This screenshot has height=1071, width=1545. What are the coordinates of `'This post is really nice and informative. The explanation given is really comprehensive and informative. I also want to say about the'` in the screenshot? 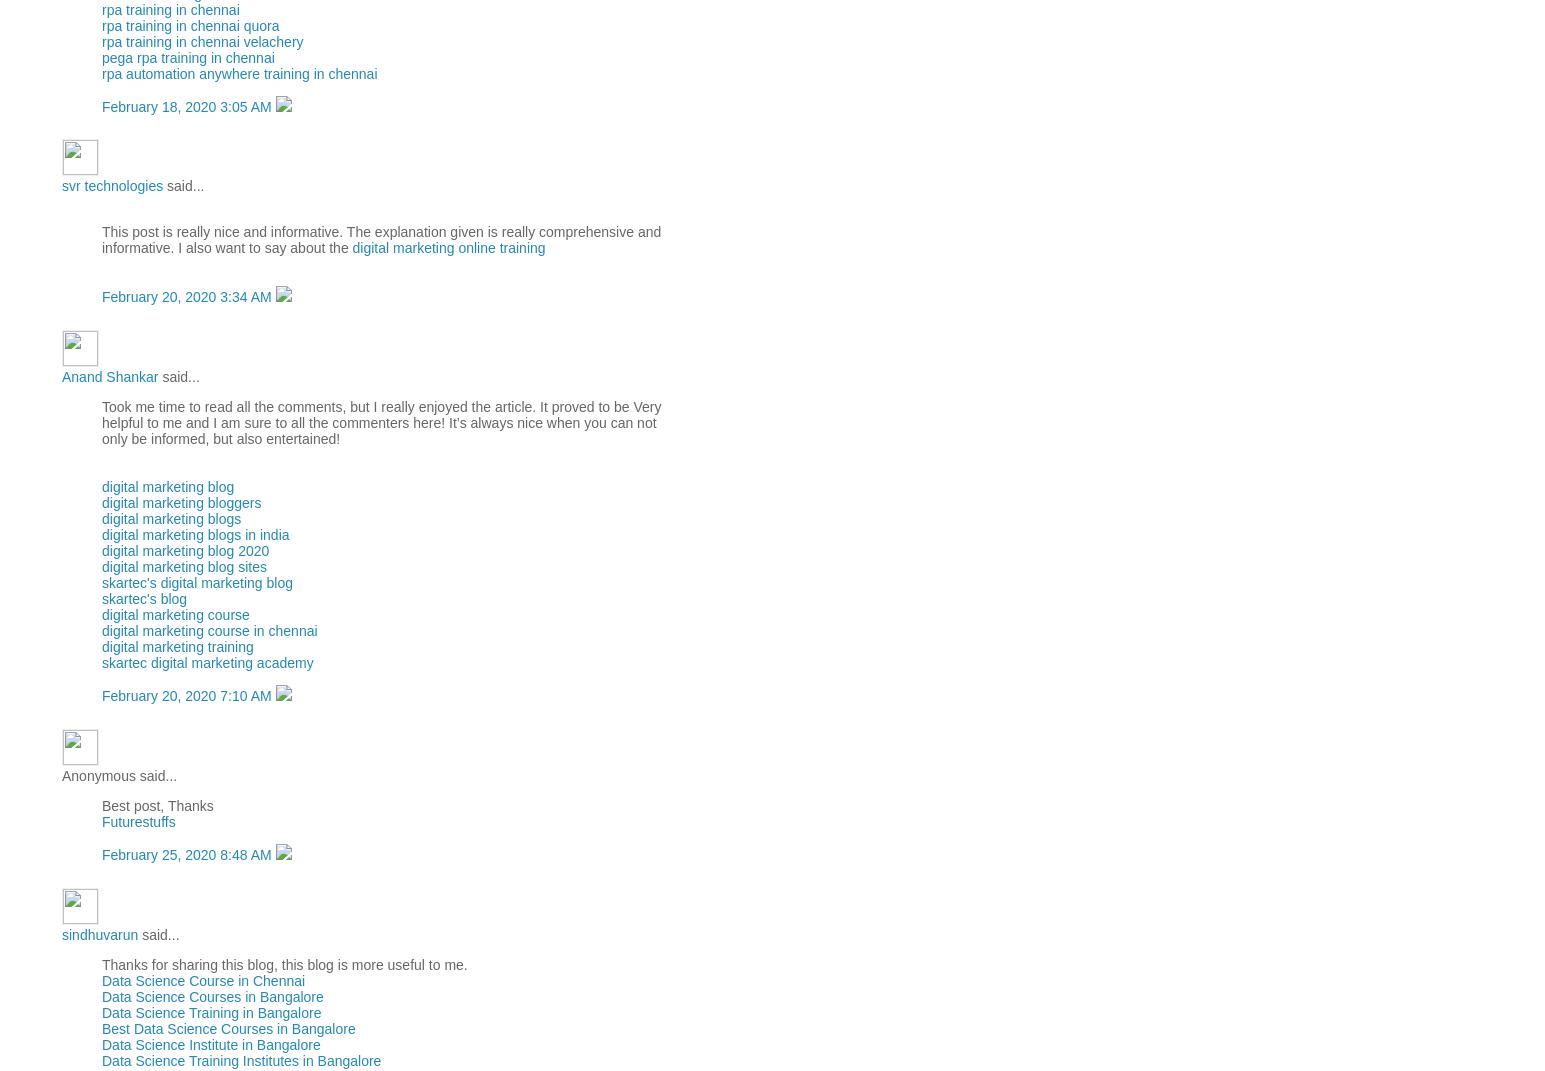 It's located at (380, 240).